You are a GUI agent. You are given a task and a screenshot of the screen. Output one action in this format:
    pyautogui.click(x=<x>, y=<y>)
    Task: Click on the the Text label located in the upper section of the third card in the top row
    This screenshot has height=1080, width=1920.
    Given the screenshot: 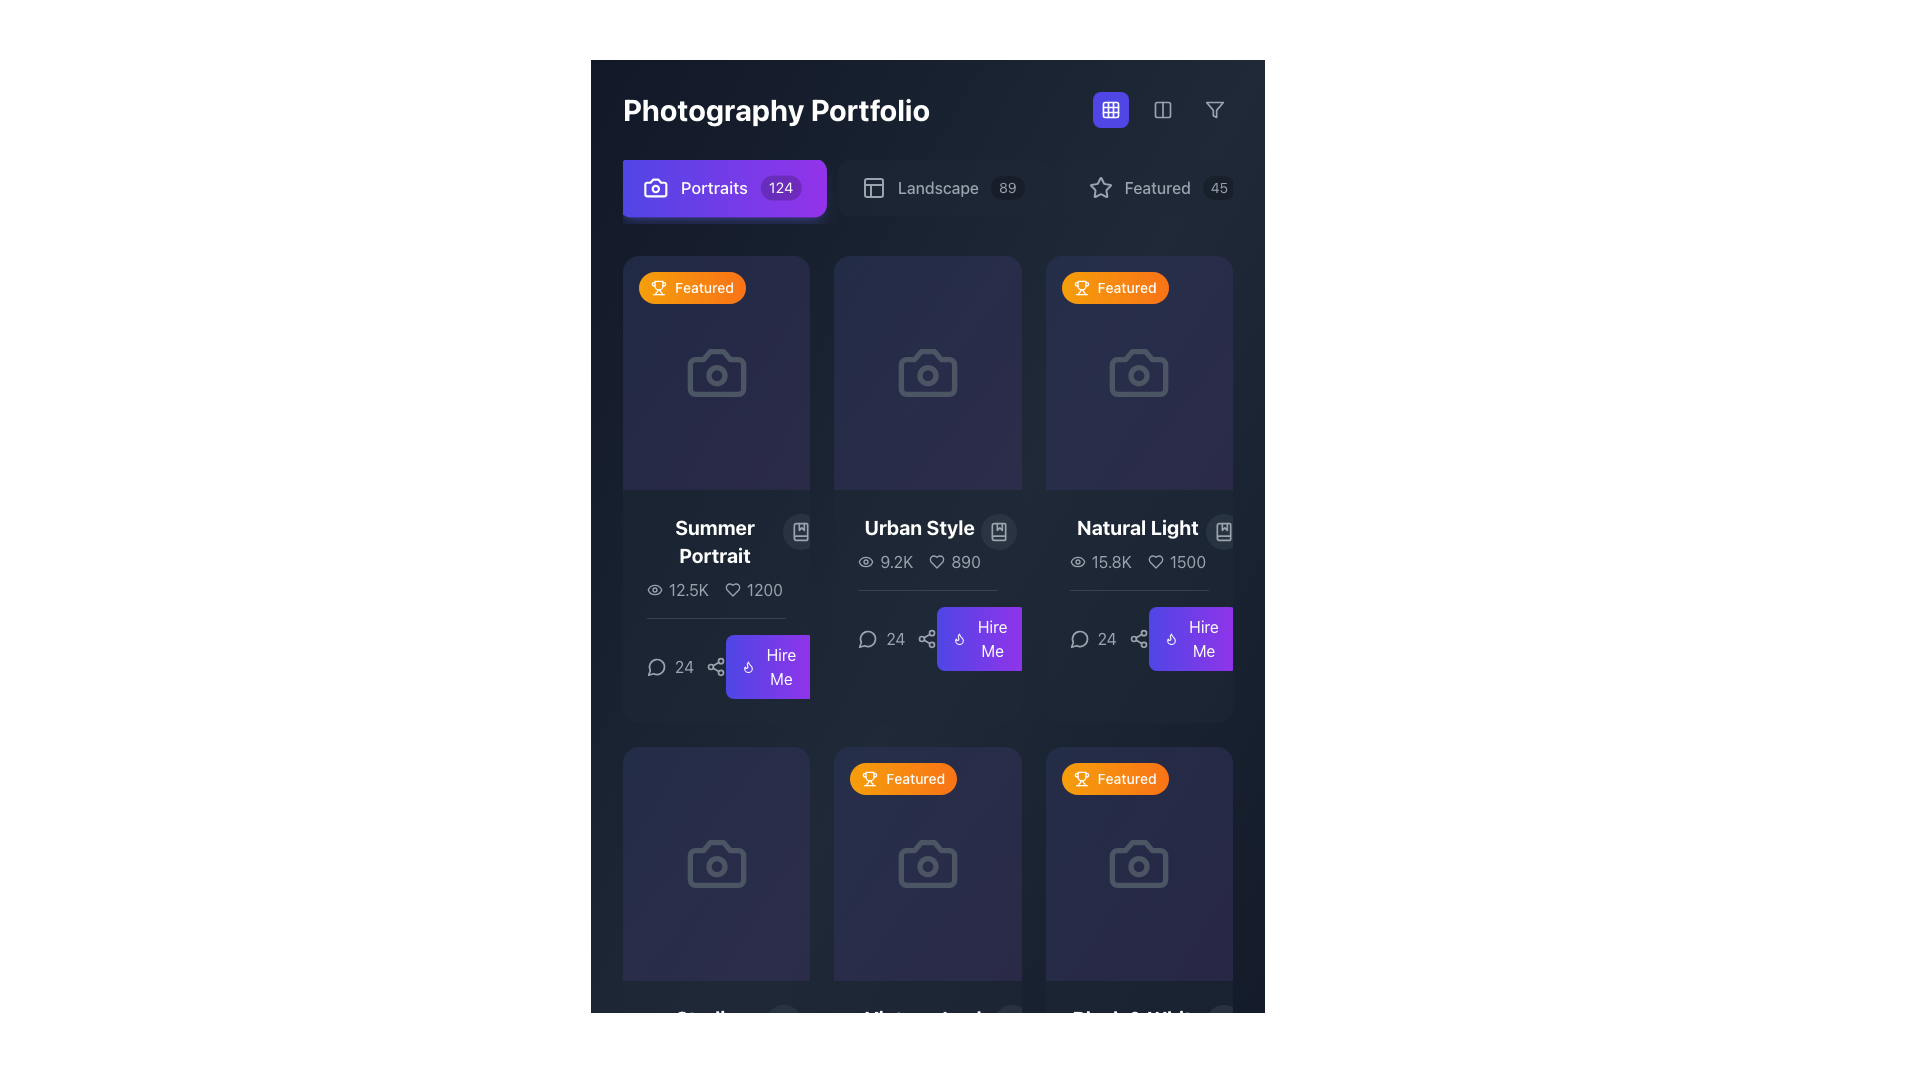 What is the action you would take?
    pyautogui.click(x=1137, y=527)
    